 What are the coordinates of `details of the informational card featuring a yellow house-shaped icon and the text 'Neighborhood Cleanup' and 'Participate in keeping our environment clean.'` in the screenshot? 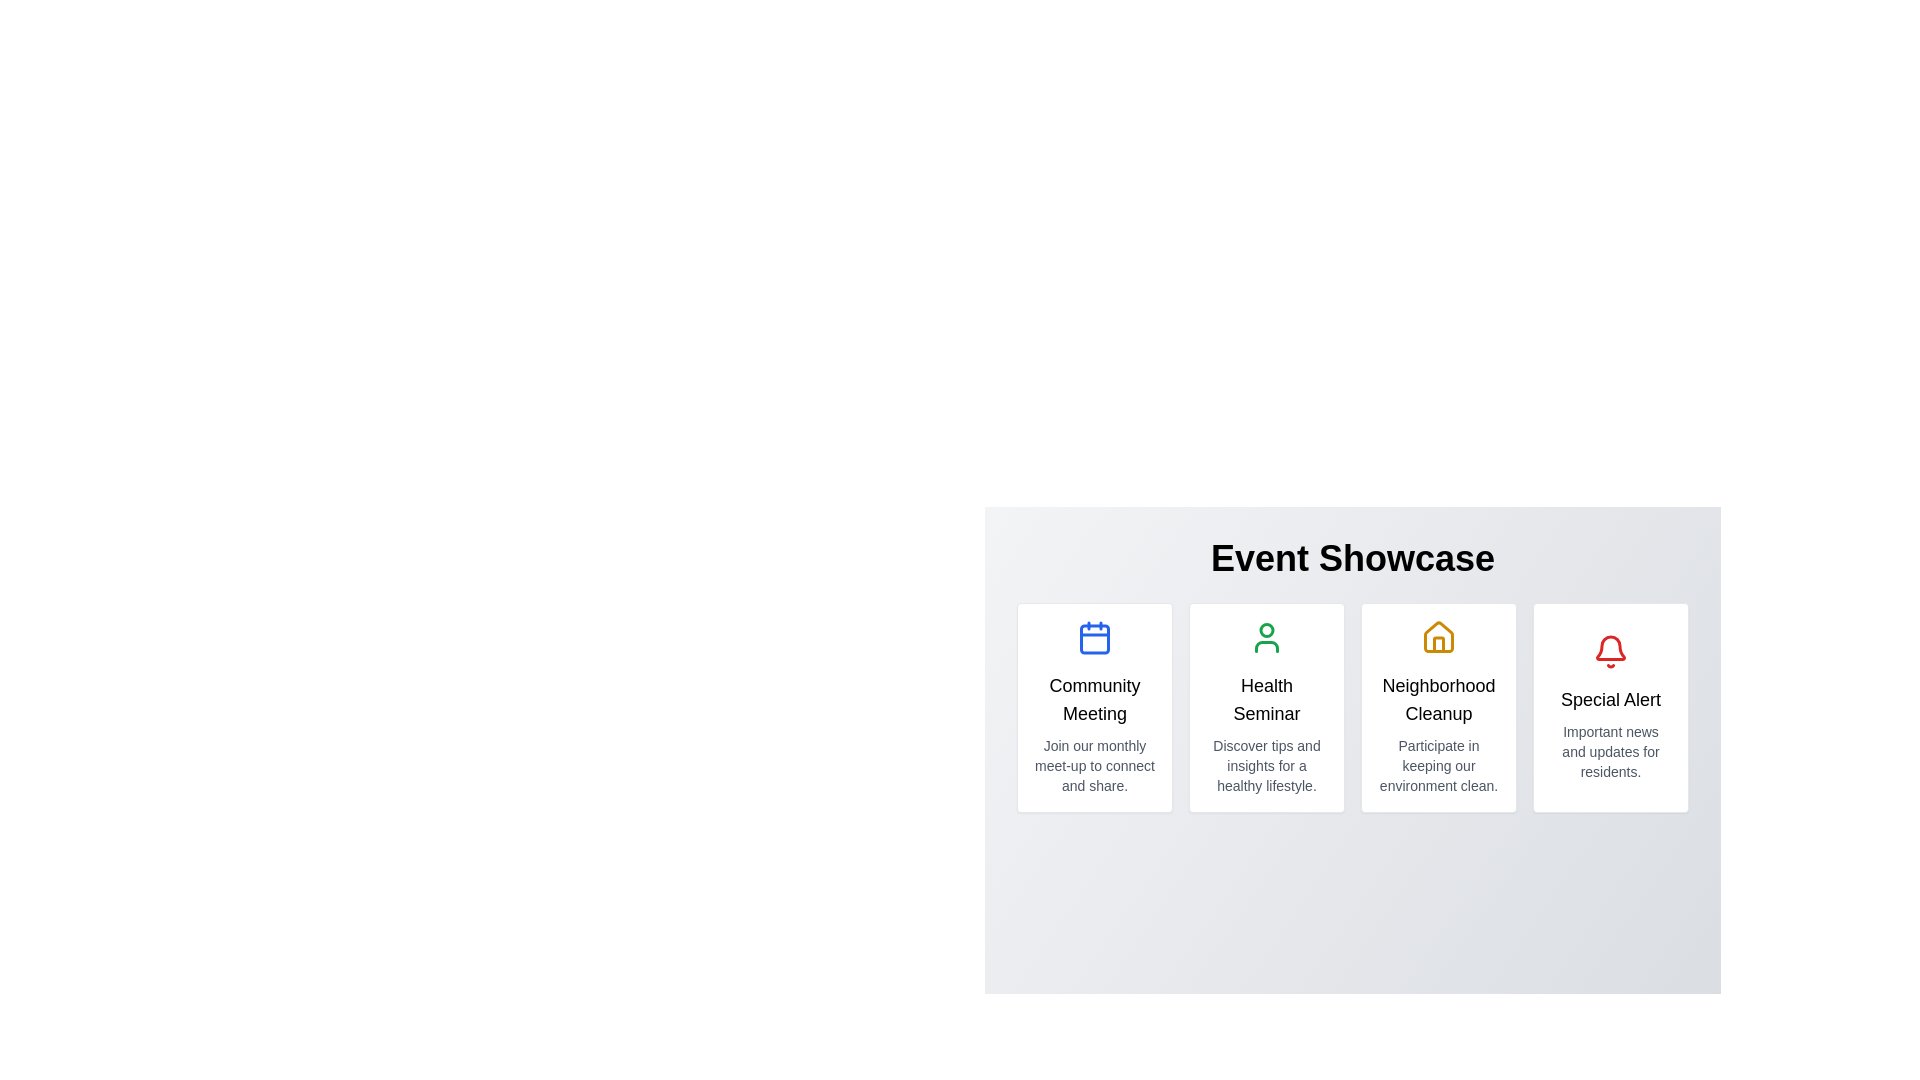 It's located at (1438, 707).